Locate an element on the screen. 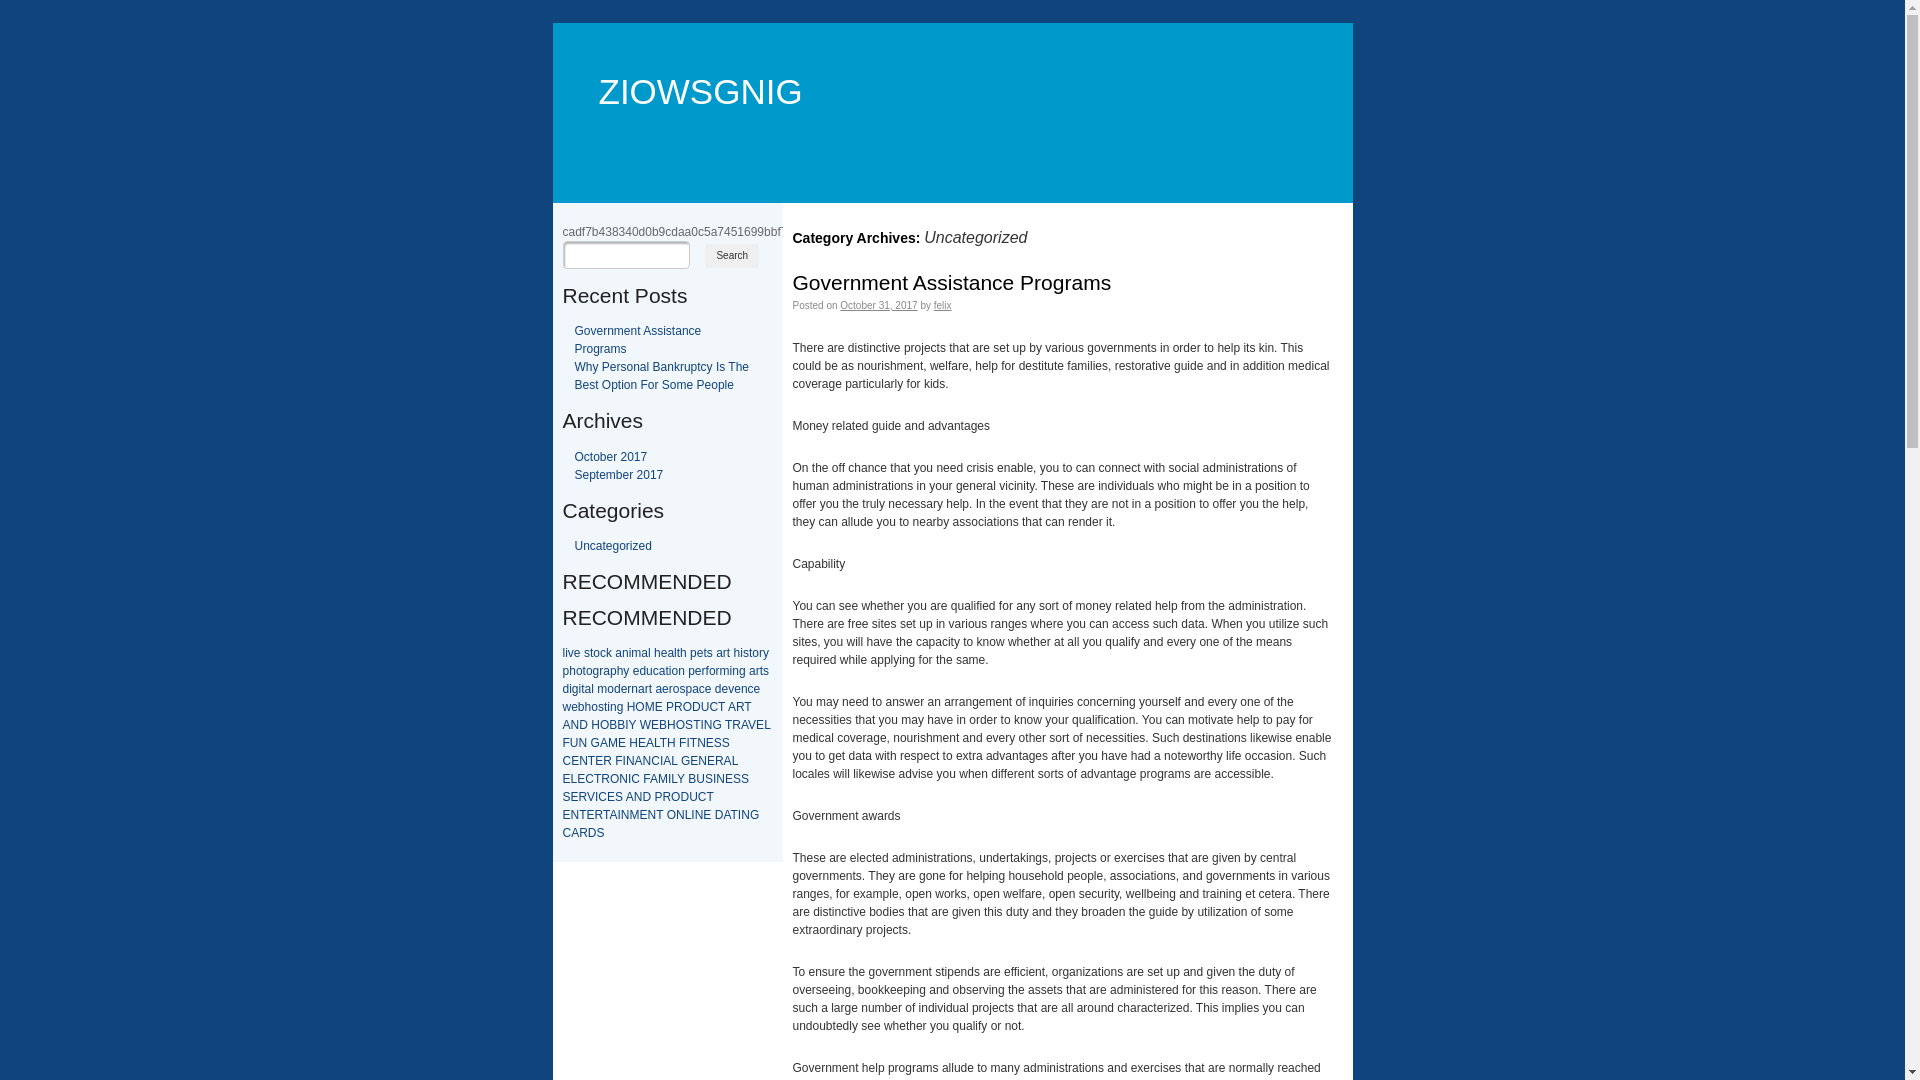 Image resolution: width=1920 pixels, height=1080 pixels. 'u' is located at coordinates (649, 671).